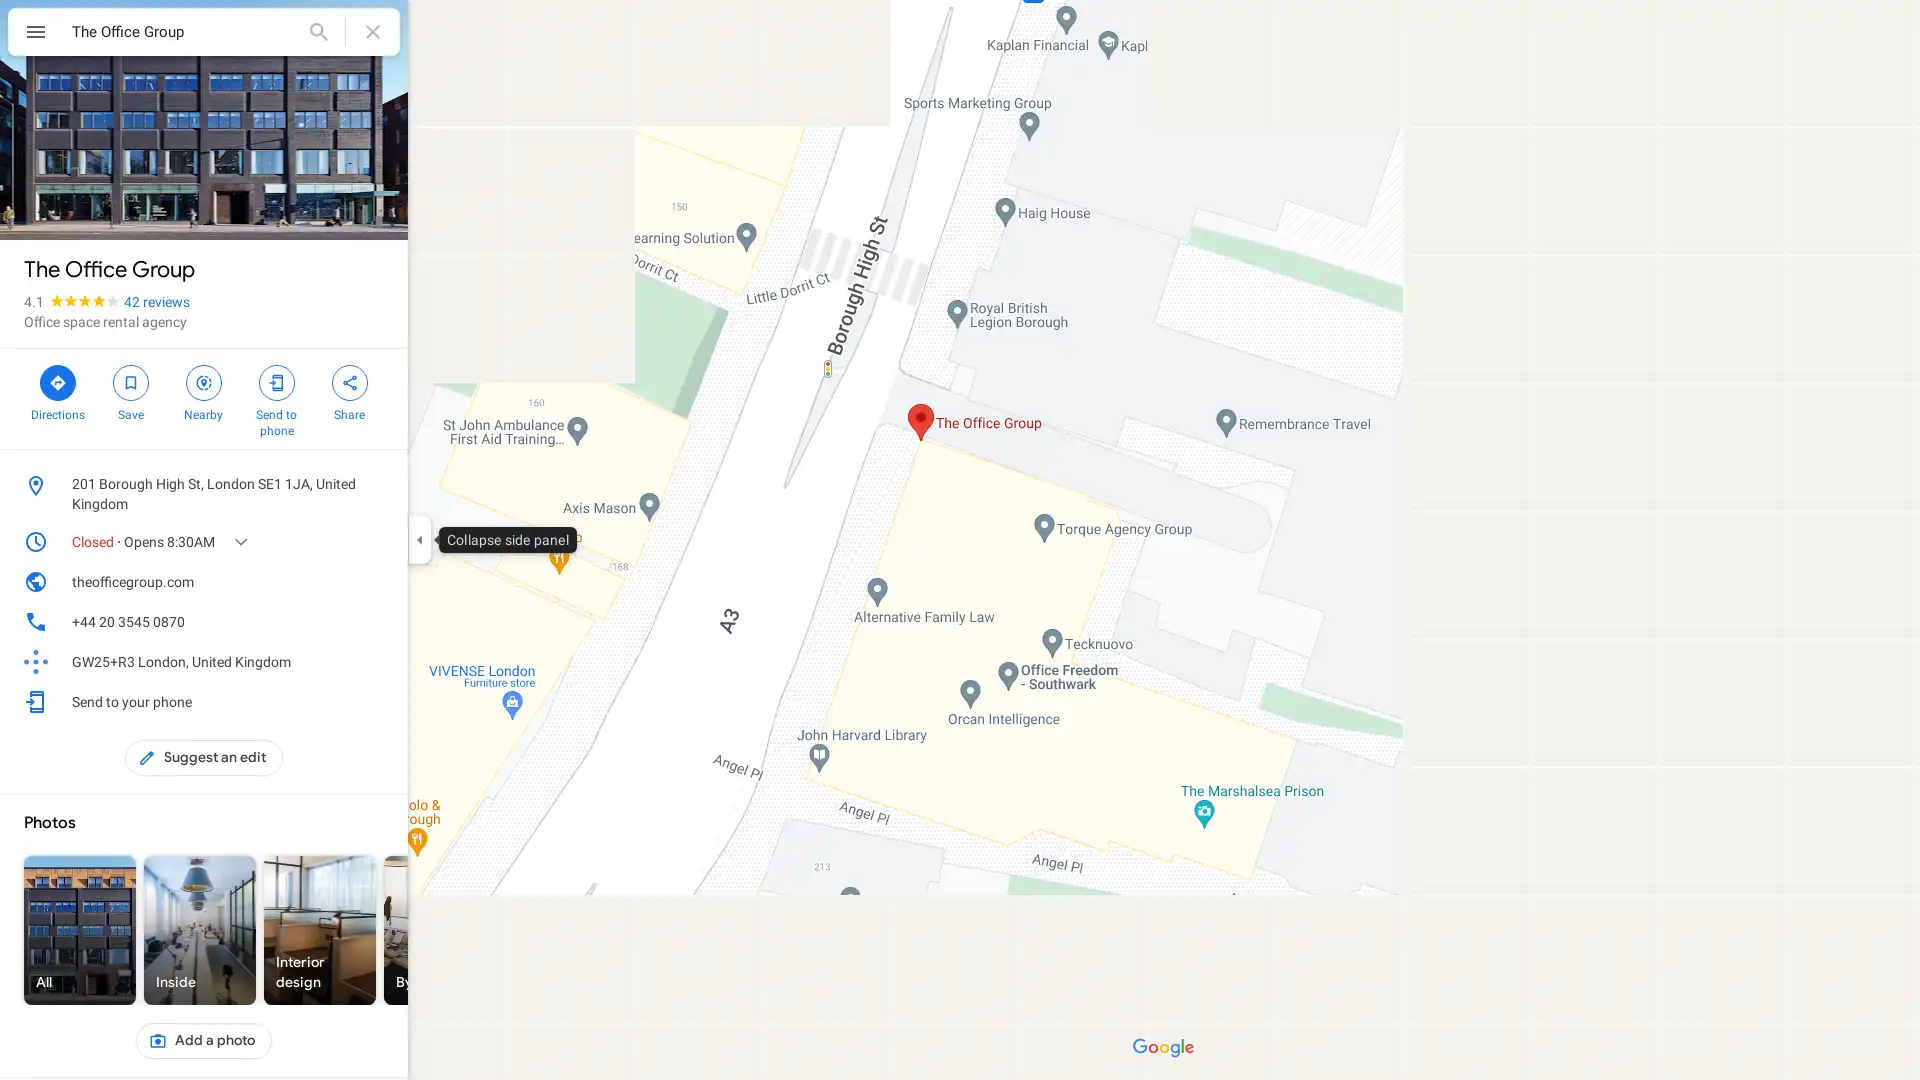  What do you see at coordinates (200, 930) in the screenshot?
I see `Inside` at bounding box center [200, 930].